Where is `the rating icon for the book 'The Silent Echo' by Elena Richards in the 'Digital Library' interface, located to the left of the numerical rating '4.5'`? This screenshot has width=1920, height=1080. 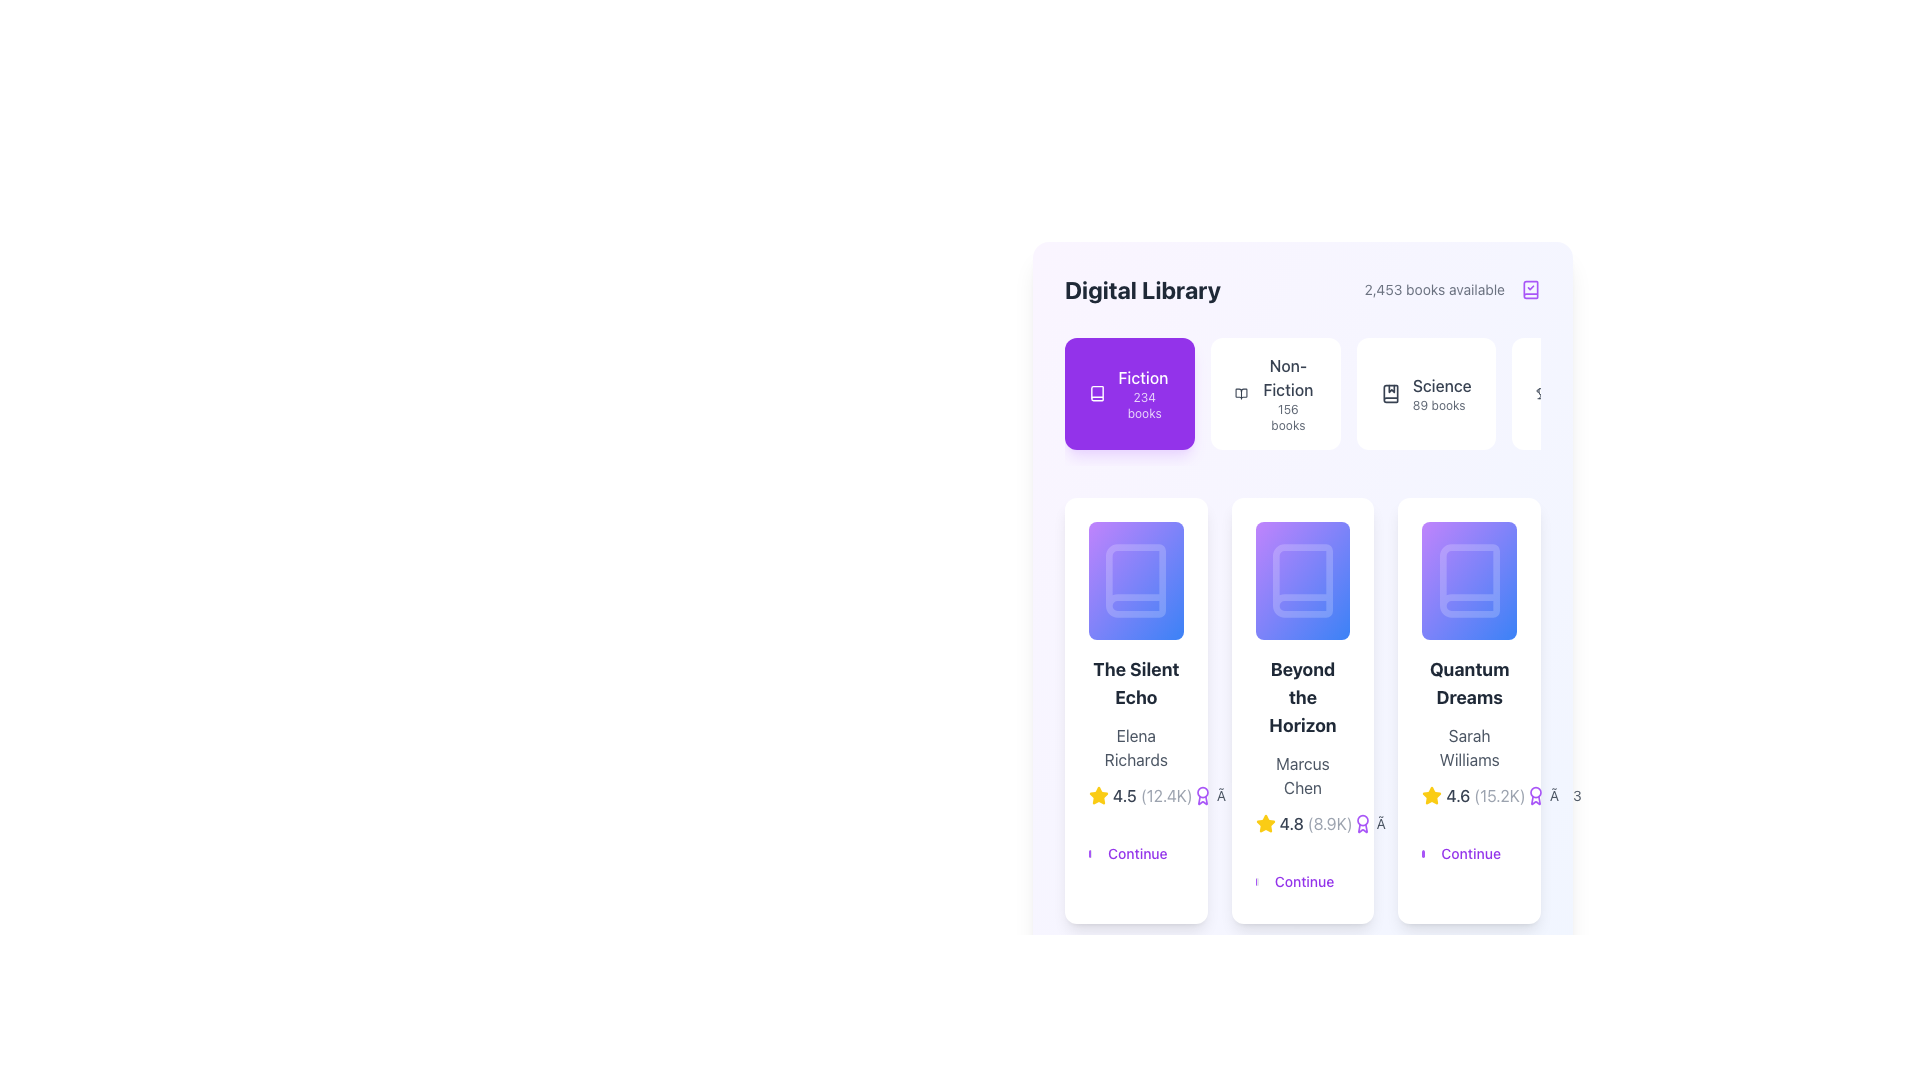
the rating icon for the book 'The Silent Echo' by Elena Richards in the 'Digital Library' interface, located to the left of the numerical rating '4.5' is located at coordinates (1098, 794).